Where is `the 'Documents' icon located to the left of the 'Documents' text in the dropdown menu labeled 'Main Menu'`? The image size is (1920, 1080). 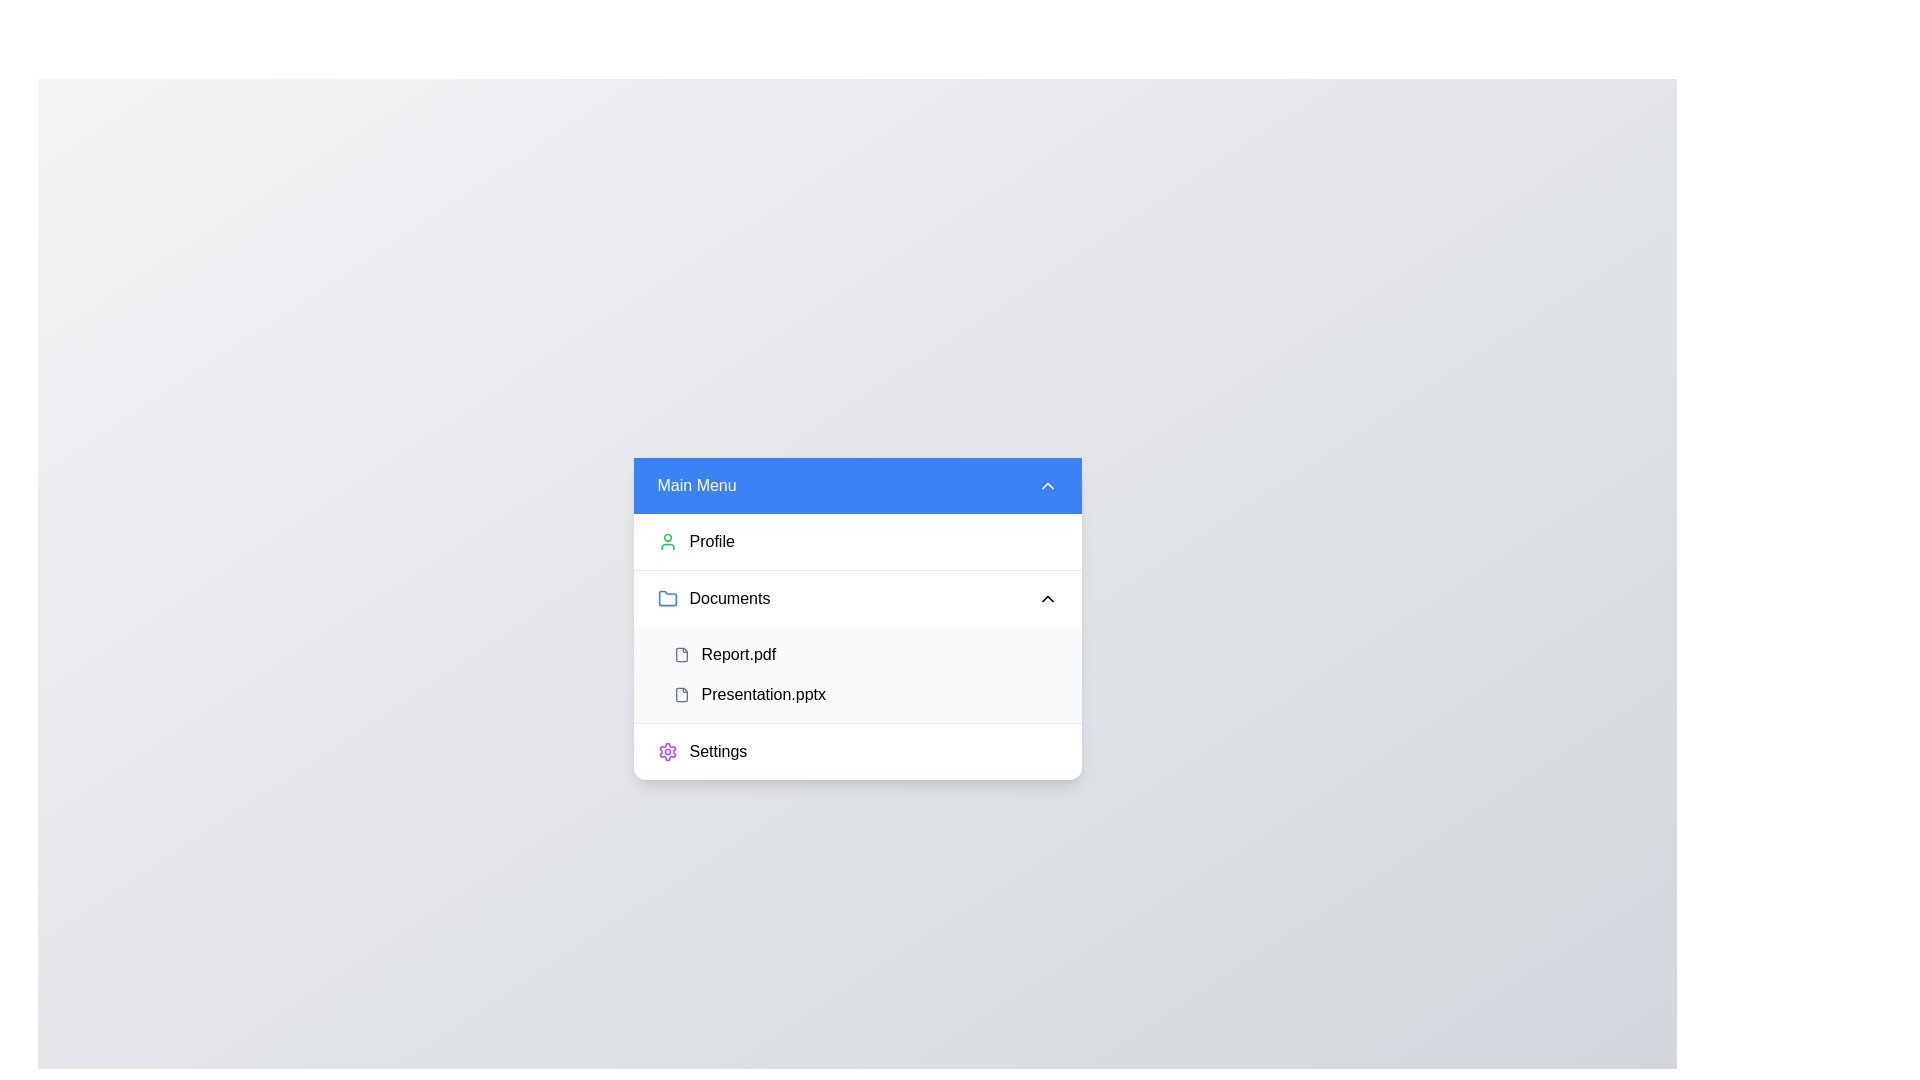
the 'Documents' icon located to the left of the 'Documents' text in the dropdown menu labeled 'Main Menu' is located at coordinates (667, 597).